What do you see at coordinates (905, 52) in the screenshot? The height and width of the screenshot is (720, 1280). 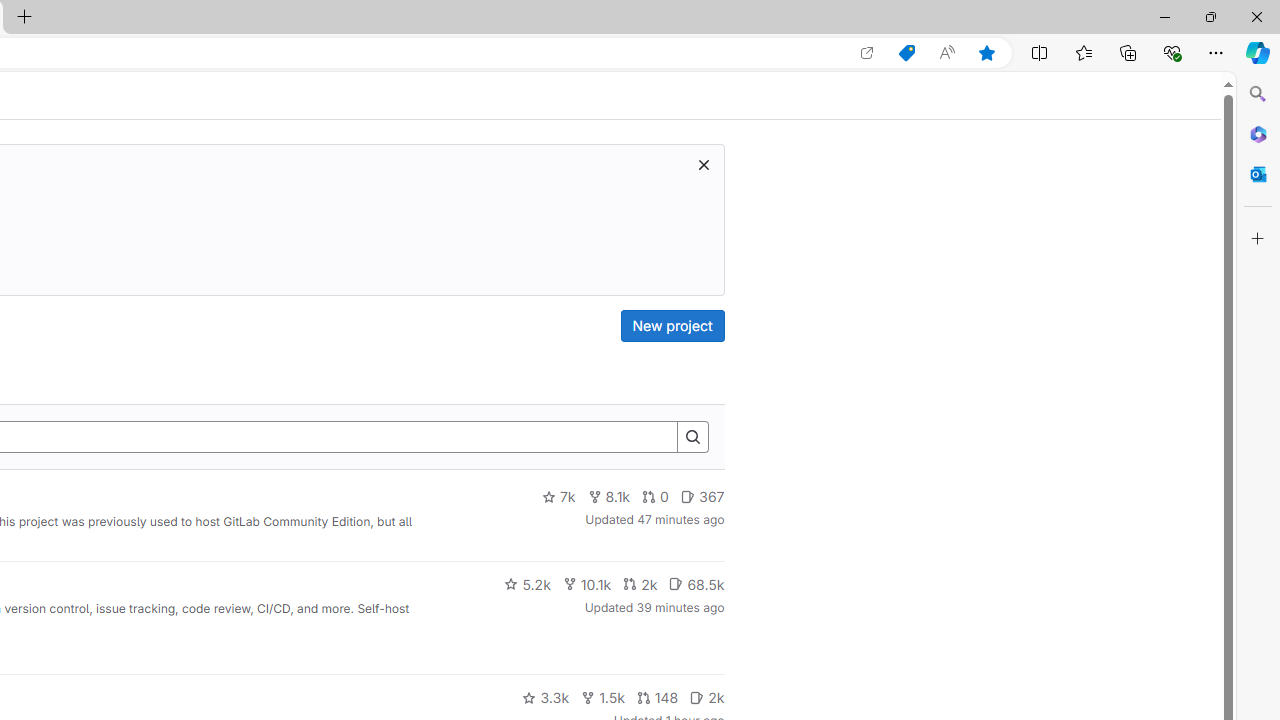 I see `'Shopping in Microsoft Edge'` at bounding box center [905, 52].